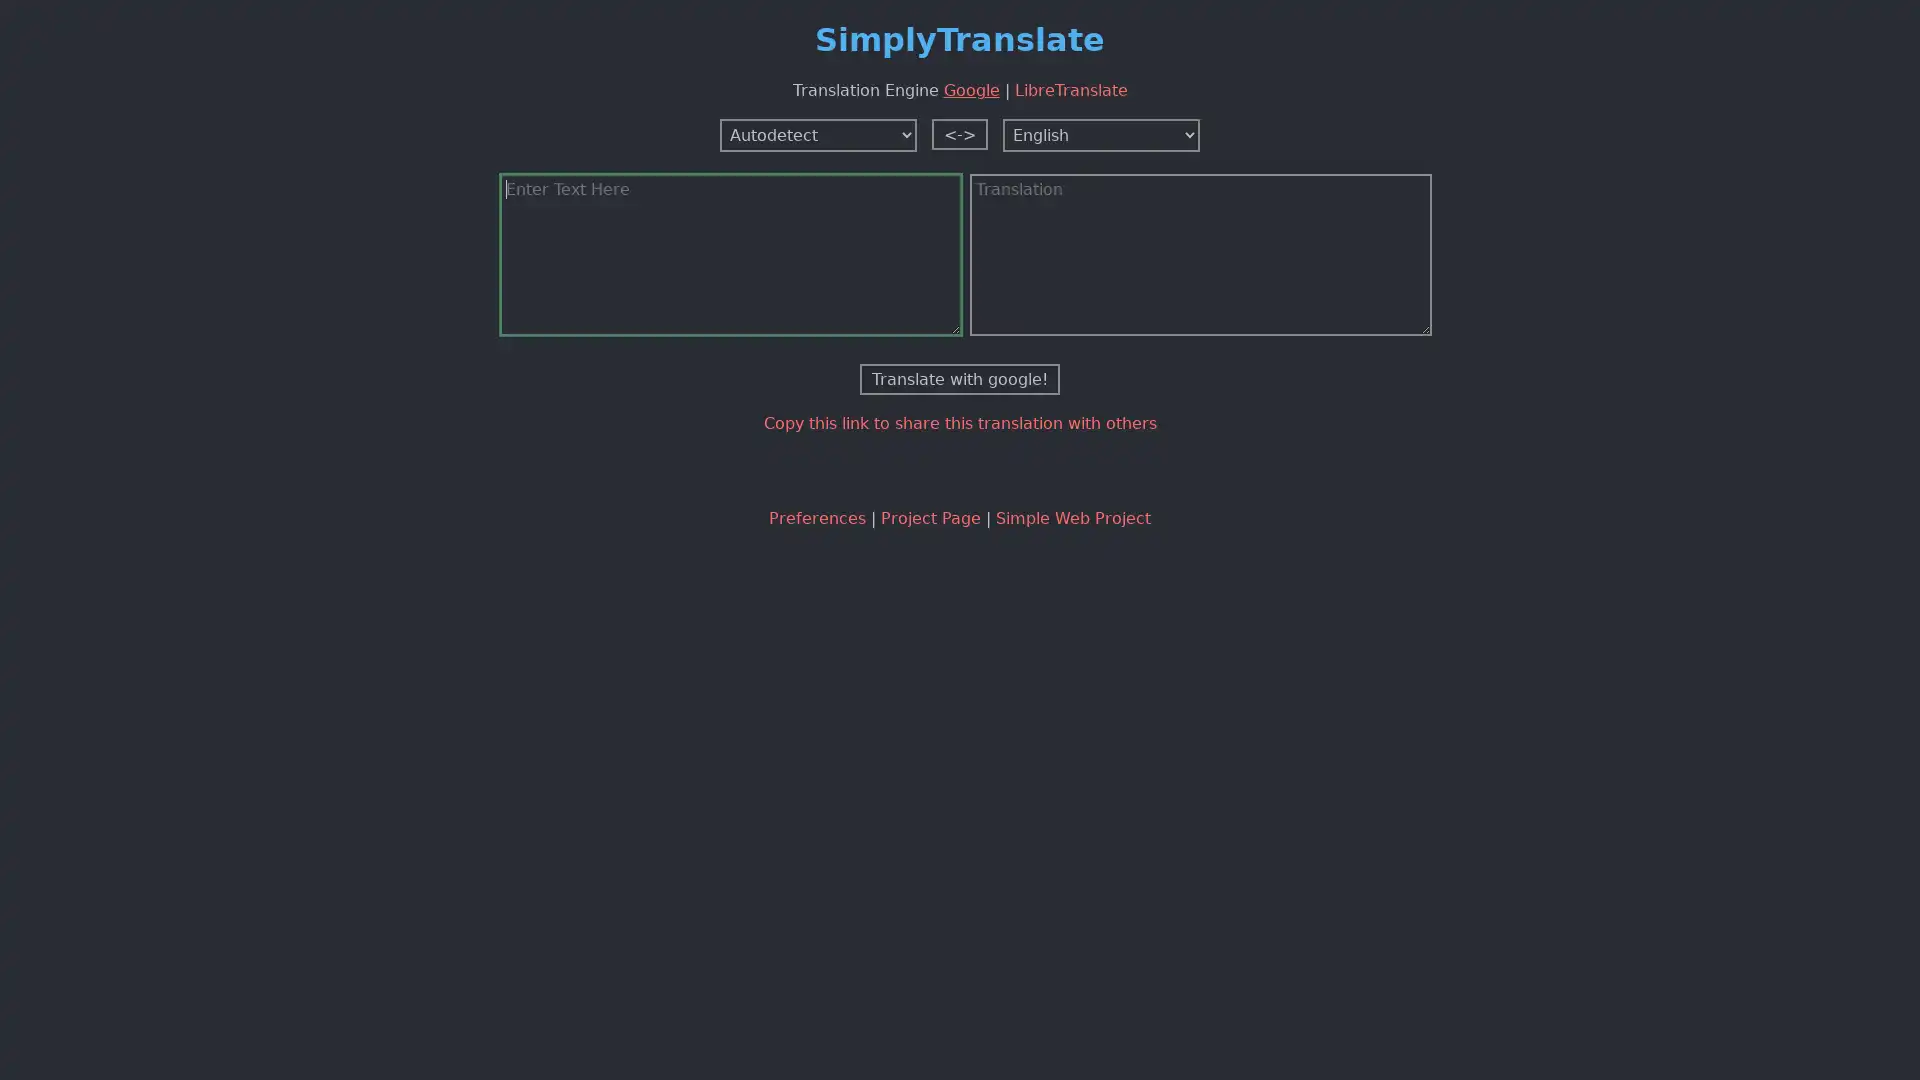  Describe the element at coordinates (960, 378) in the screenshot. I see `Translate with google!` at that location.